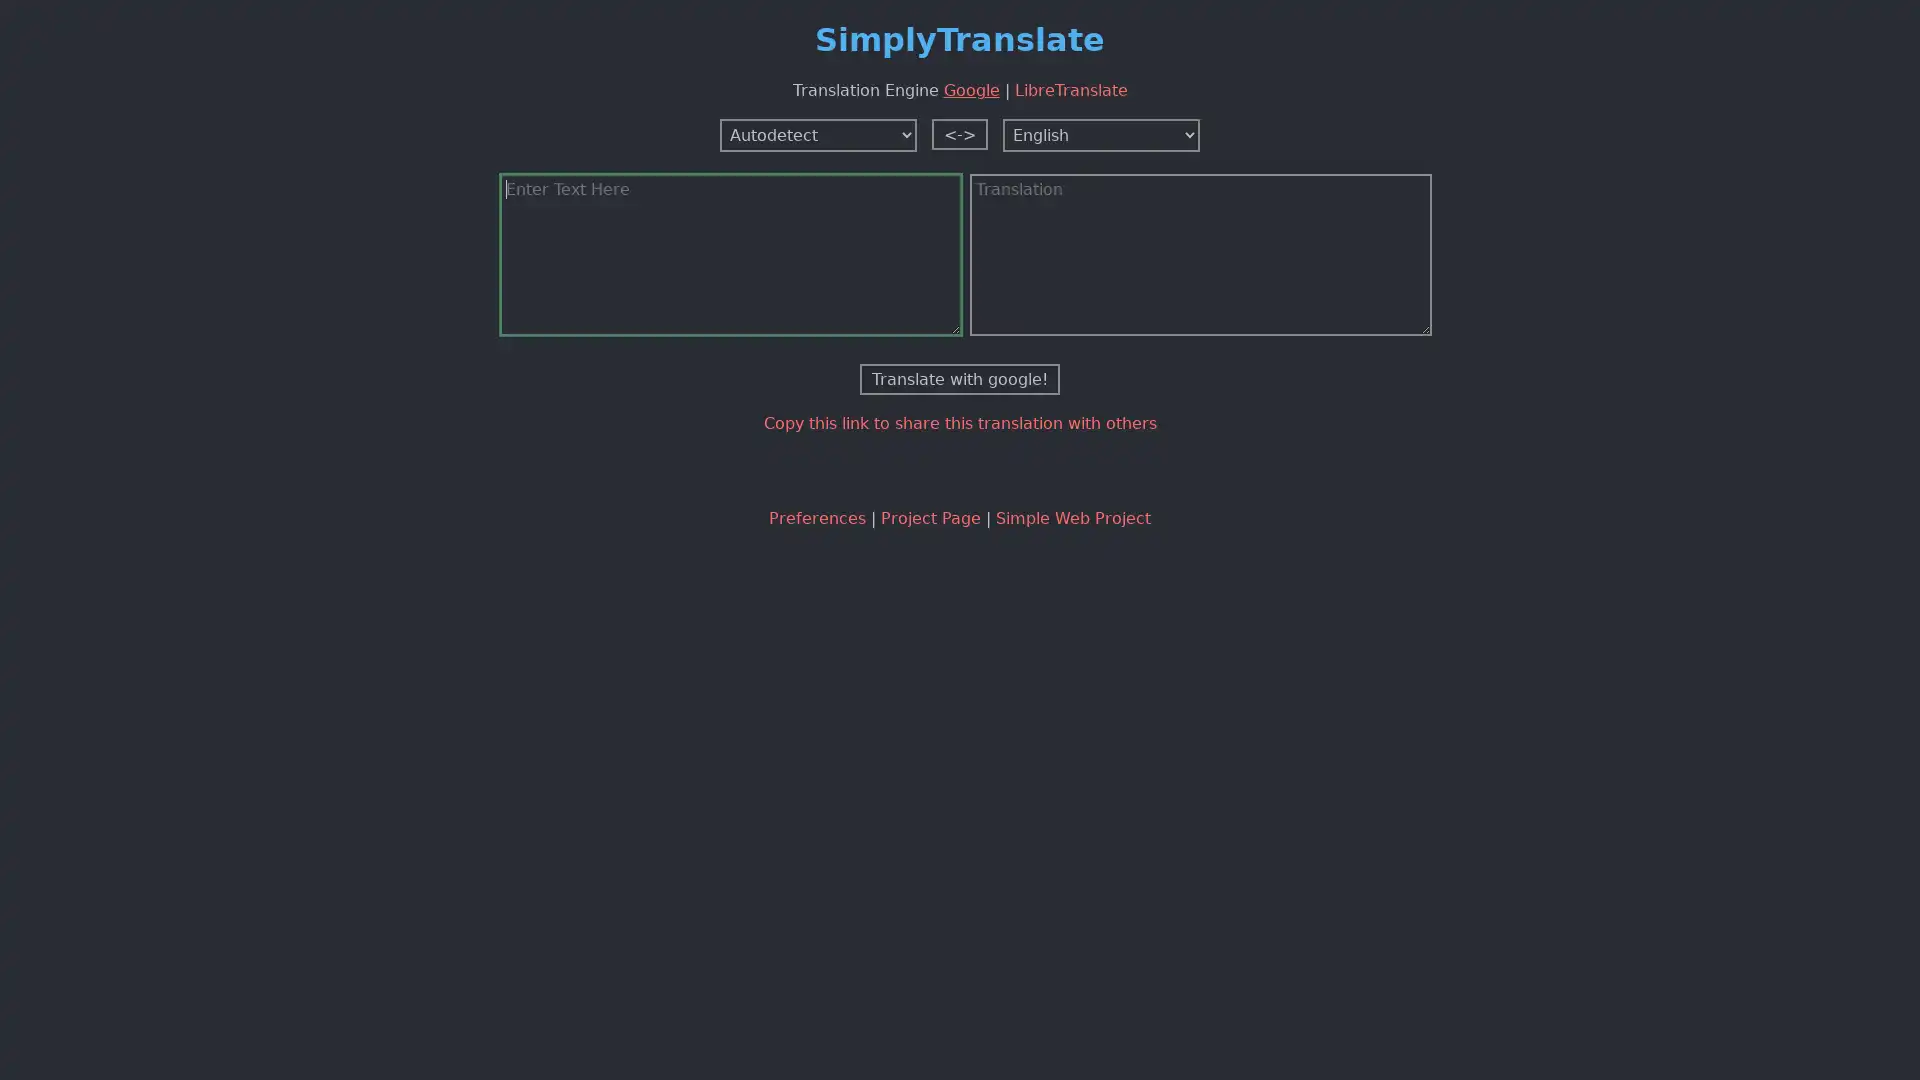  Describe the element at coordinates (960, 378) in the screenshot. I see `Translate with google!` at that location.